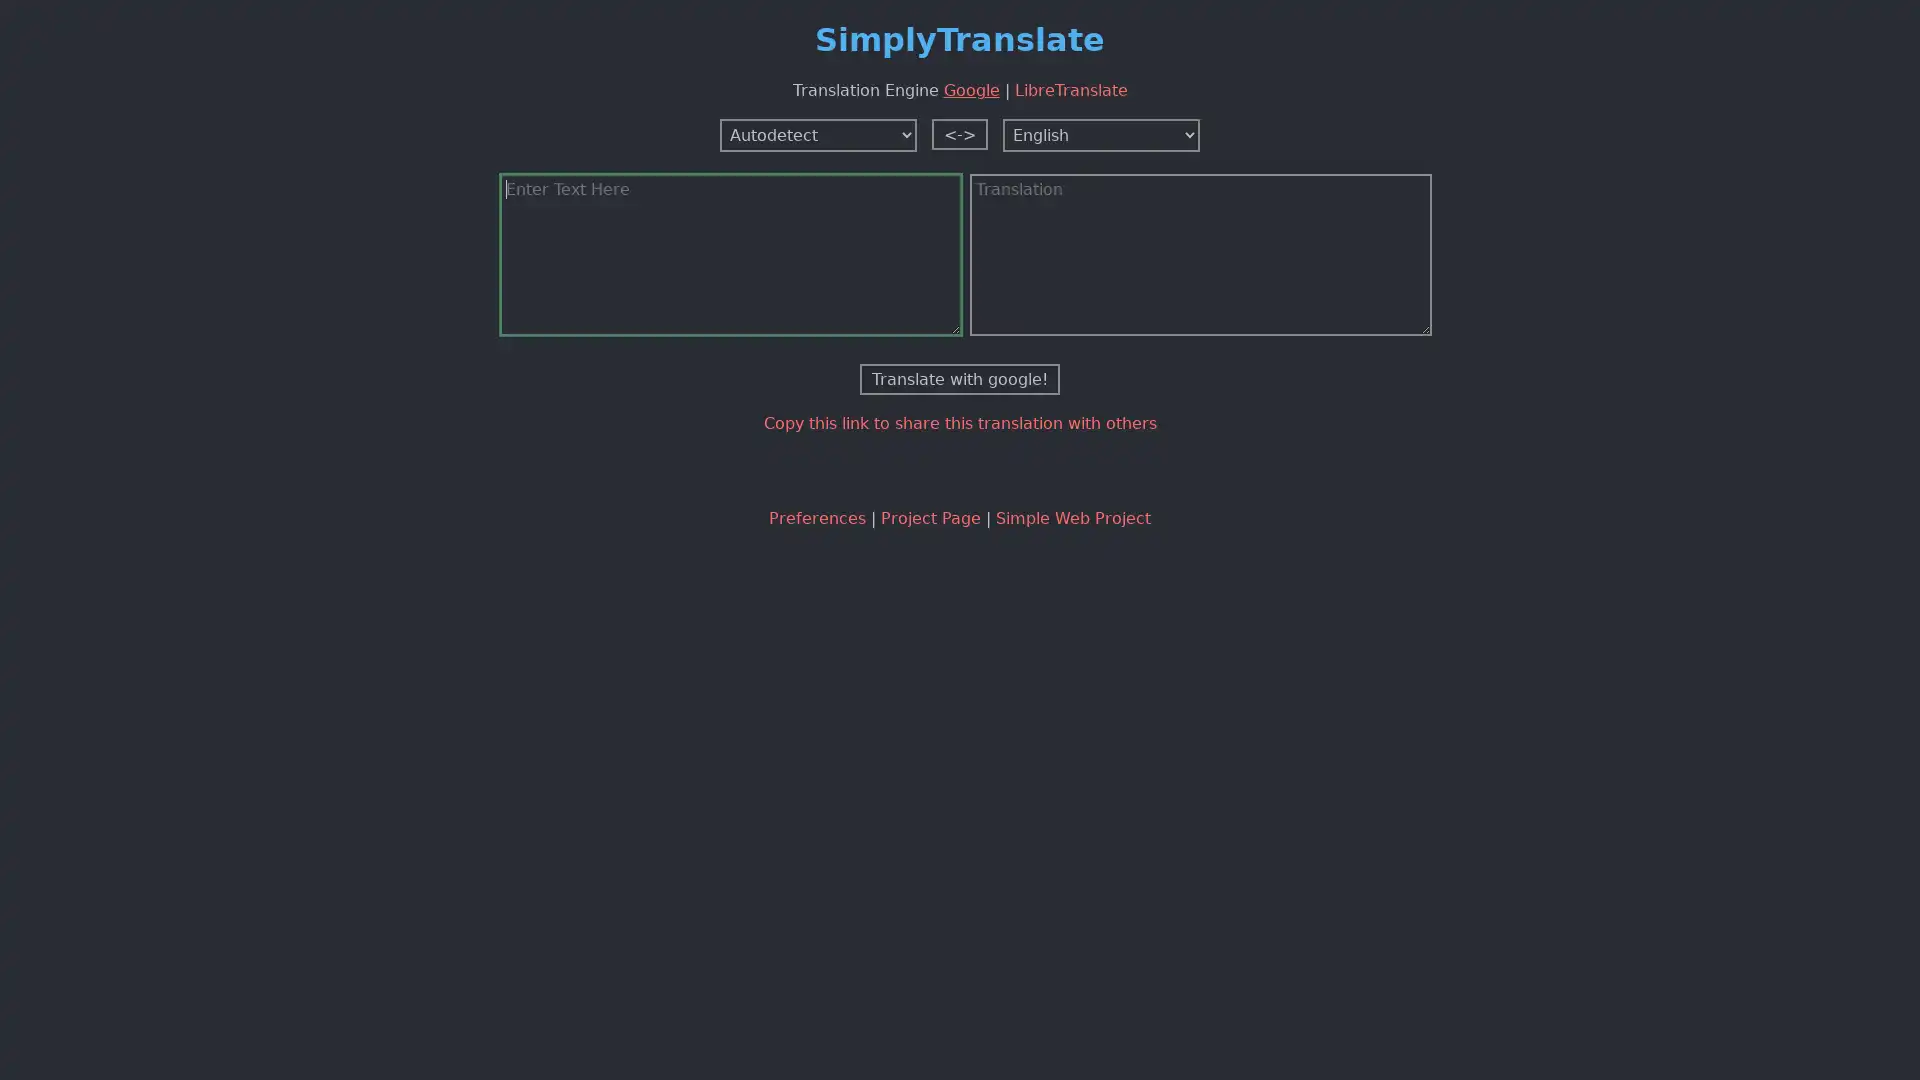  Describe the element at coordinates (960, 378) in the screenshot. I see `Translate with google!` at that location.